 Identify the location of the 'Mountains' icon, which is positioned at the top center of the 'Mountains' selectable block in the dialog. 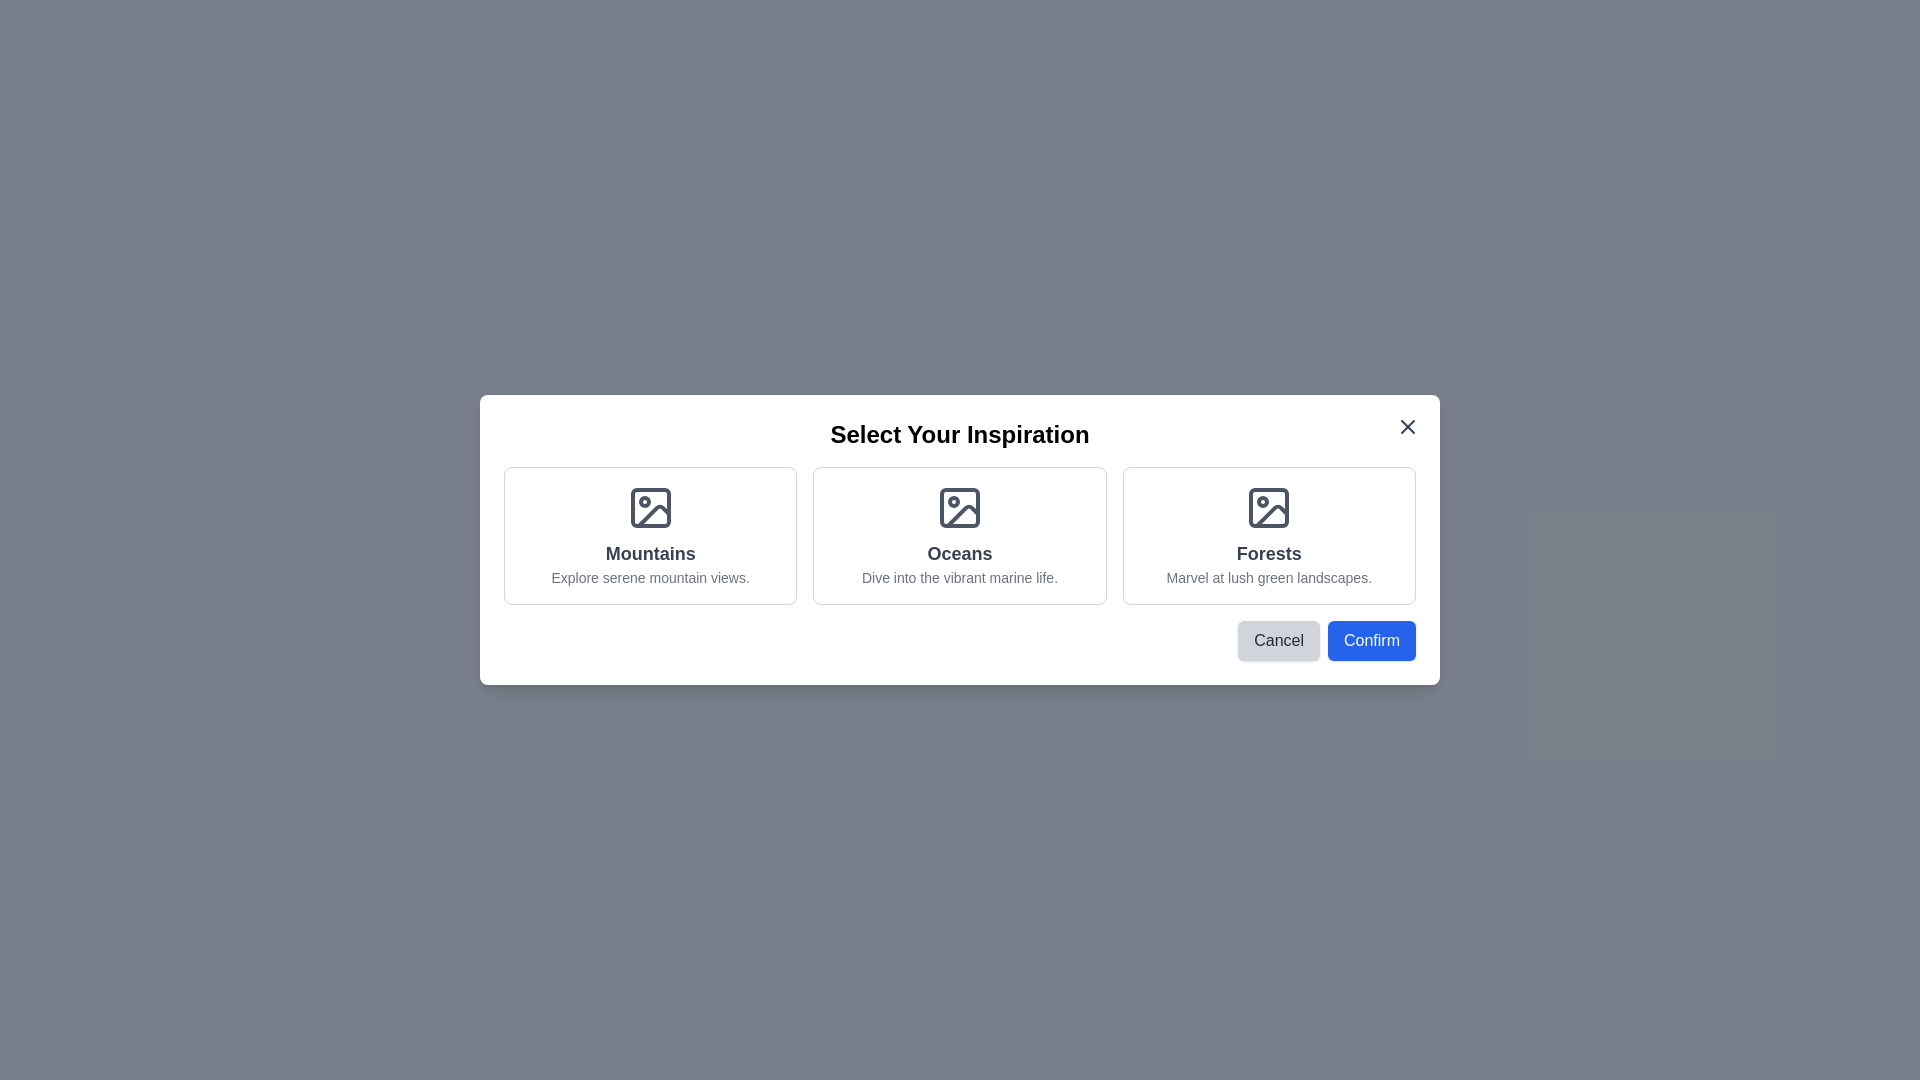
(650, 507).